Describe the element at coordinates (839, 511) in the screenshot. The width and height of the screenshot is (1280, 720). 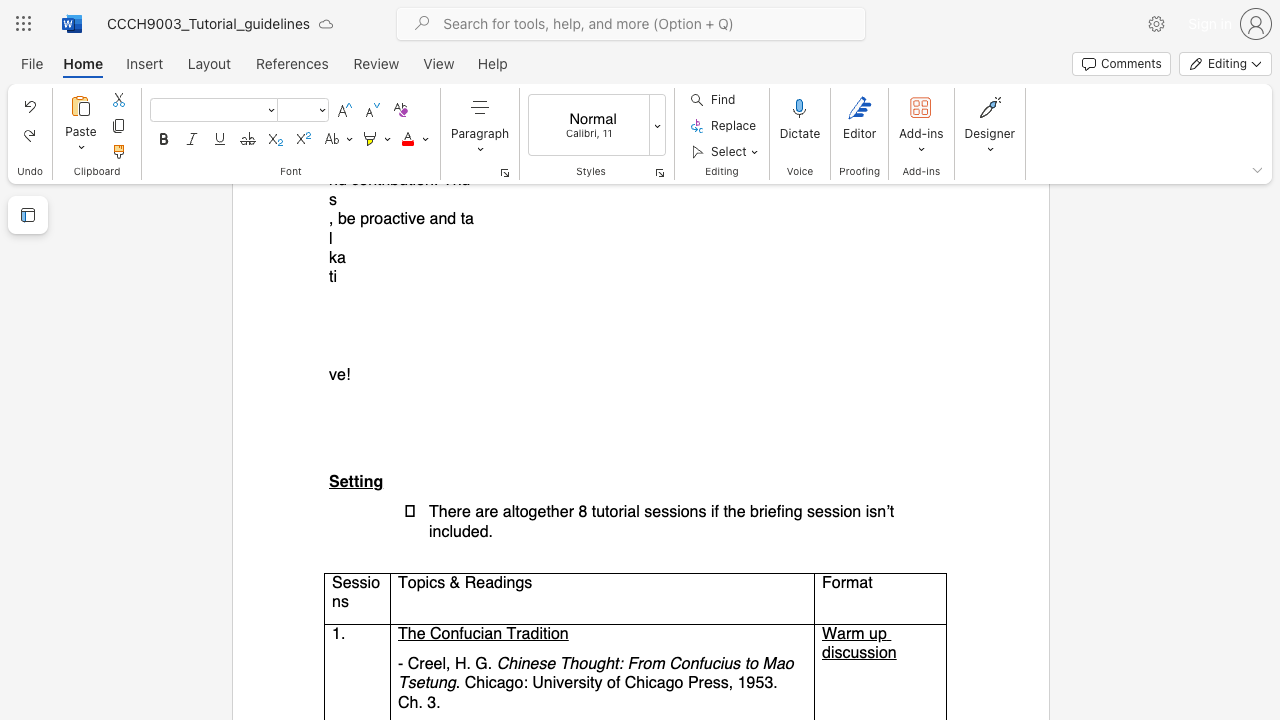
I see `the subset text "ion isn’t in" within the text "There are altogether 8 tutorial sessions if the briefing session isn’t included."` at that location.